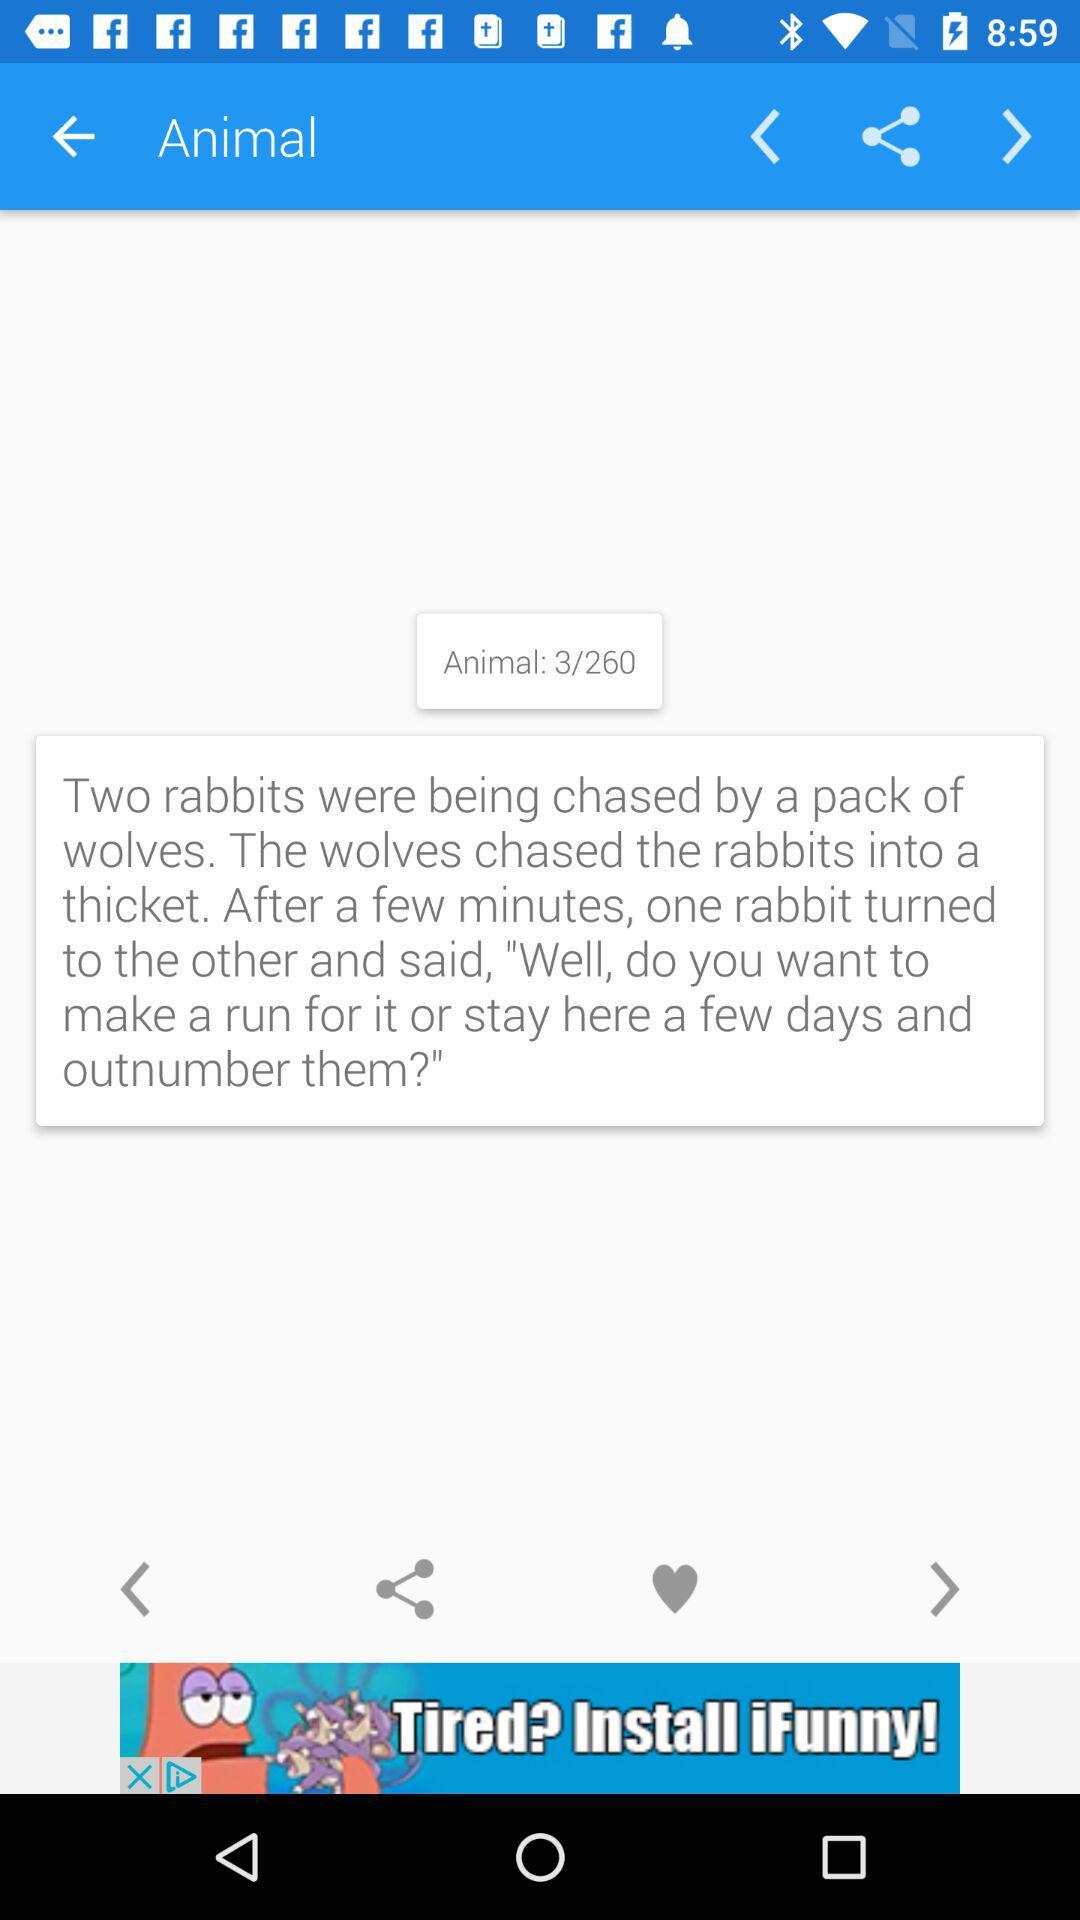 This screenshot has width=1080, height=1920. What do you see at coordinates (945, 1588) in the screenshot?
I see `next joke` at bounding box center [945, 1588].